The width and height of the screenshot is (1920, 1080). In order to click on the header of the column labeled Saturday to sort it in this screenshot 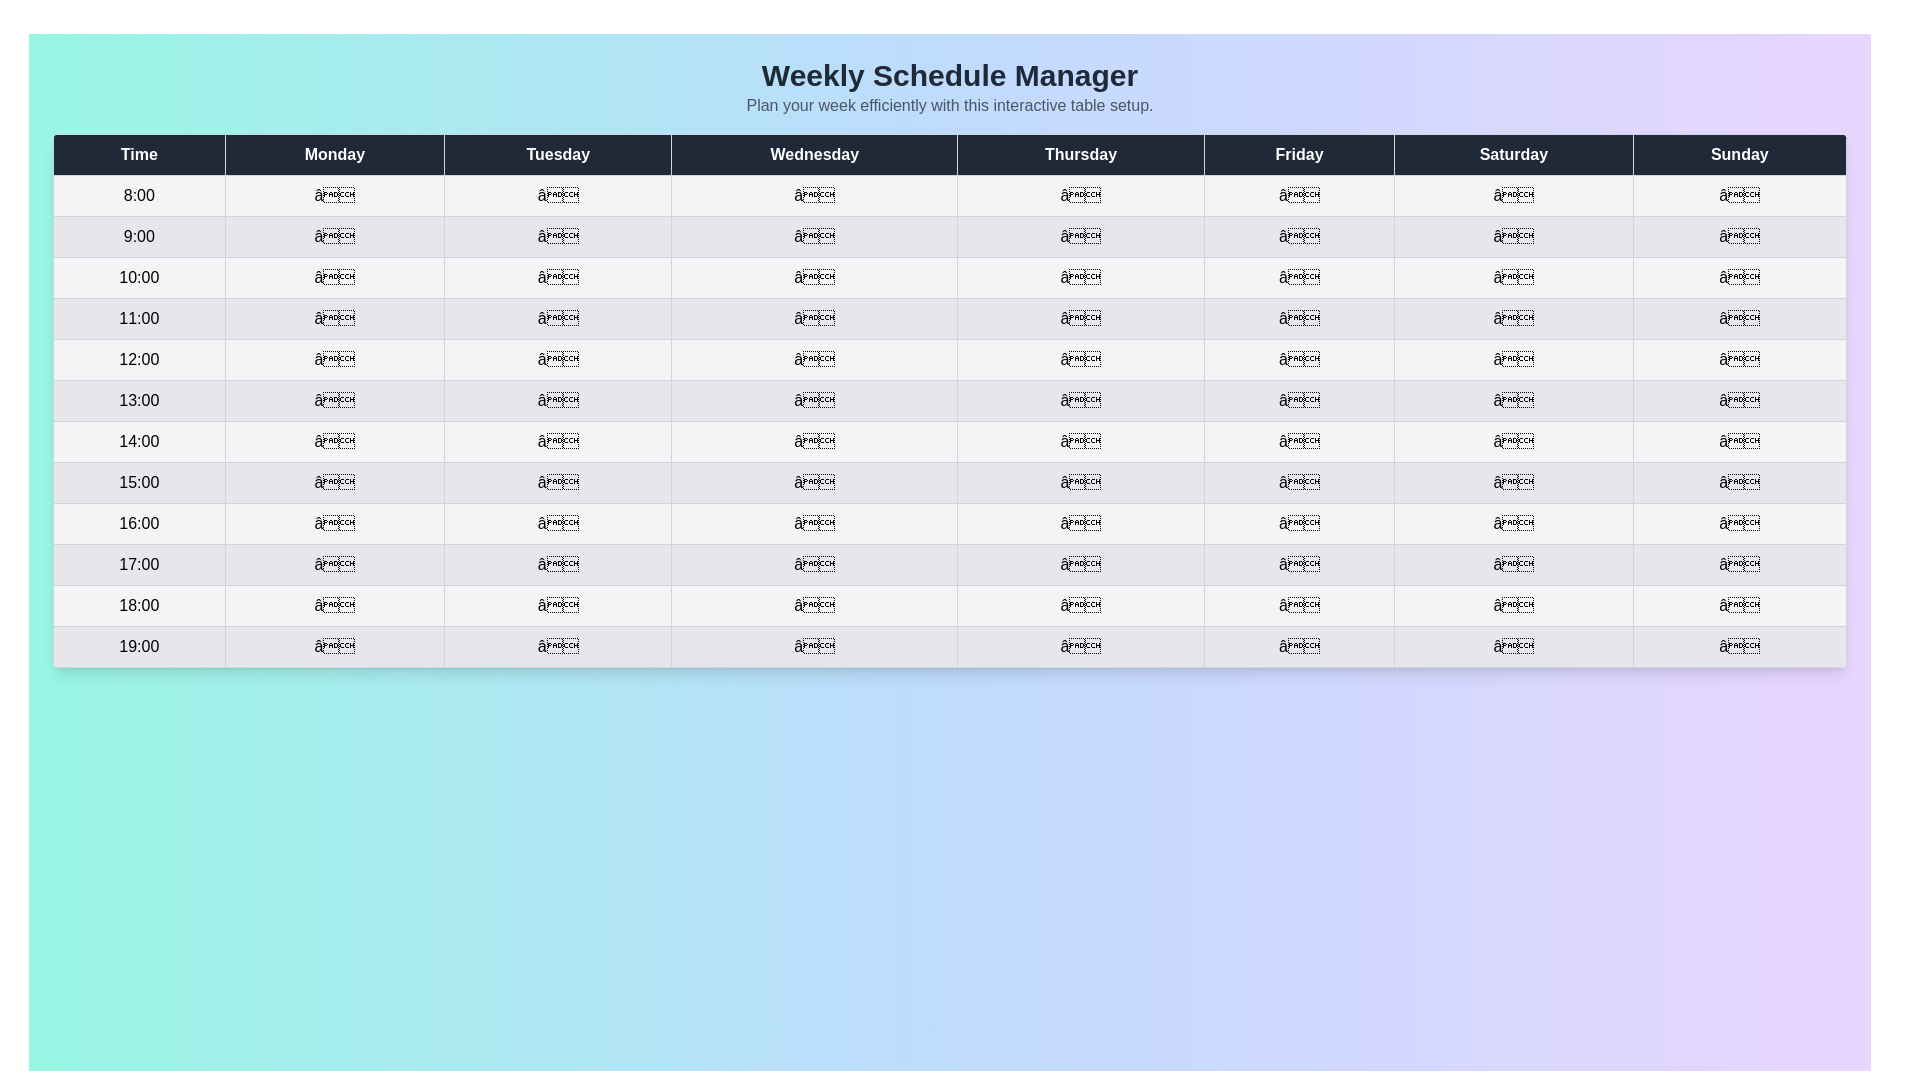, I will do `click(1513, 153)`.